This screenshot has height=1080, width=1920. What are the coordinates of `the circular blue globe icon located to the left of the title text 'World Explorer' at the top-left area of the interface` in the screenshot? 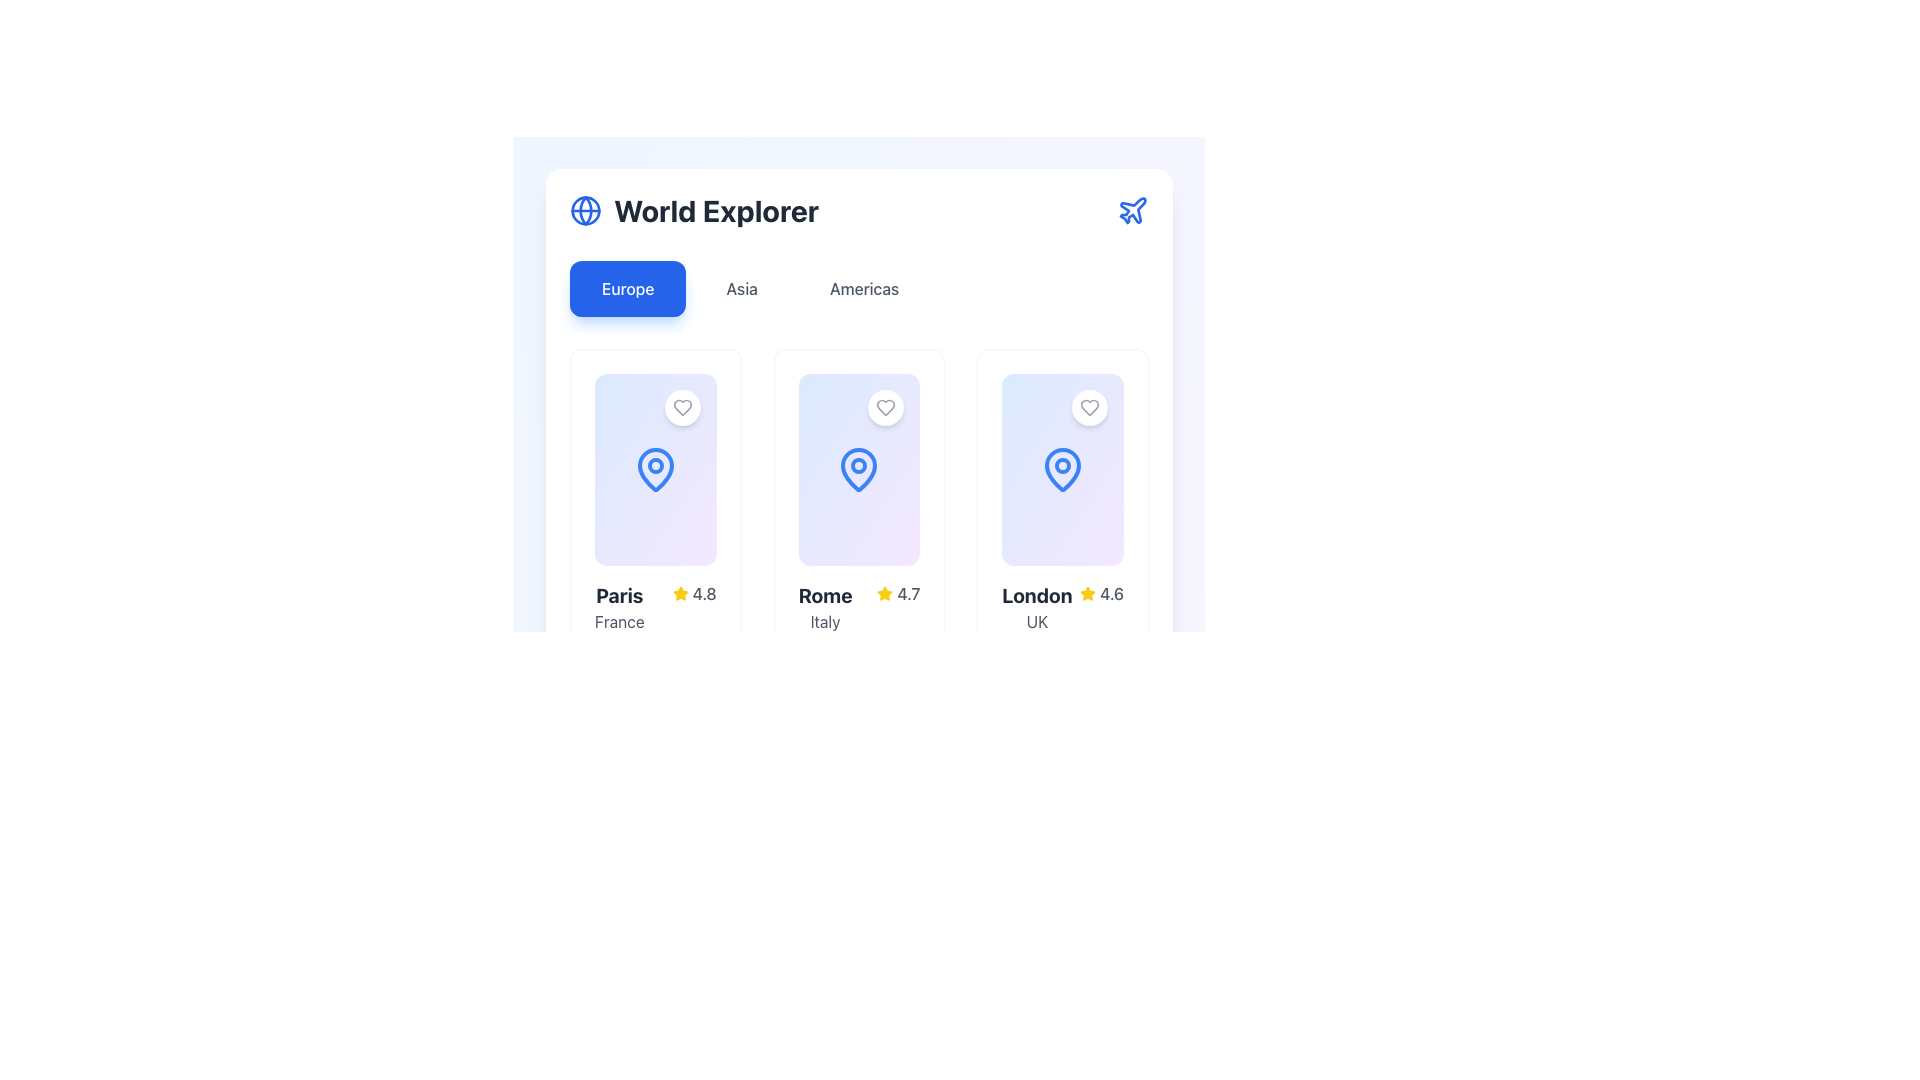 It's located at (584, 211).